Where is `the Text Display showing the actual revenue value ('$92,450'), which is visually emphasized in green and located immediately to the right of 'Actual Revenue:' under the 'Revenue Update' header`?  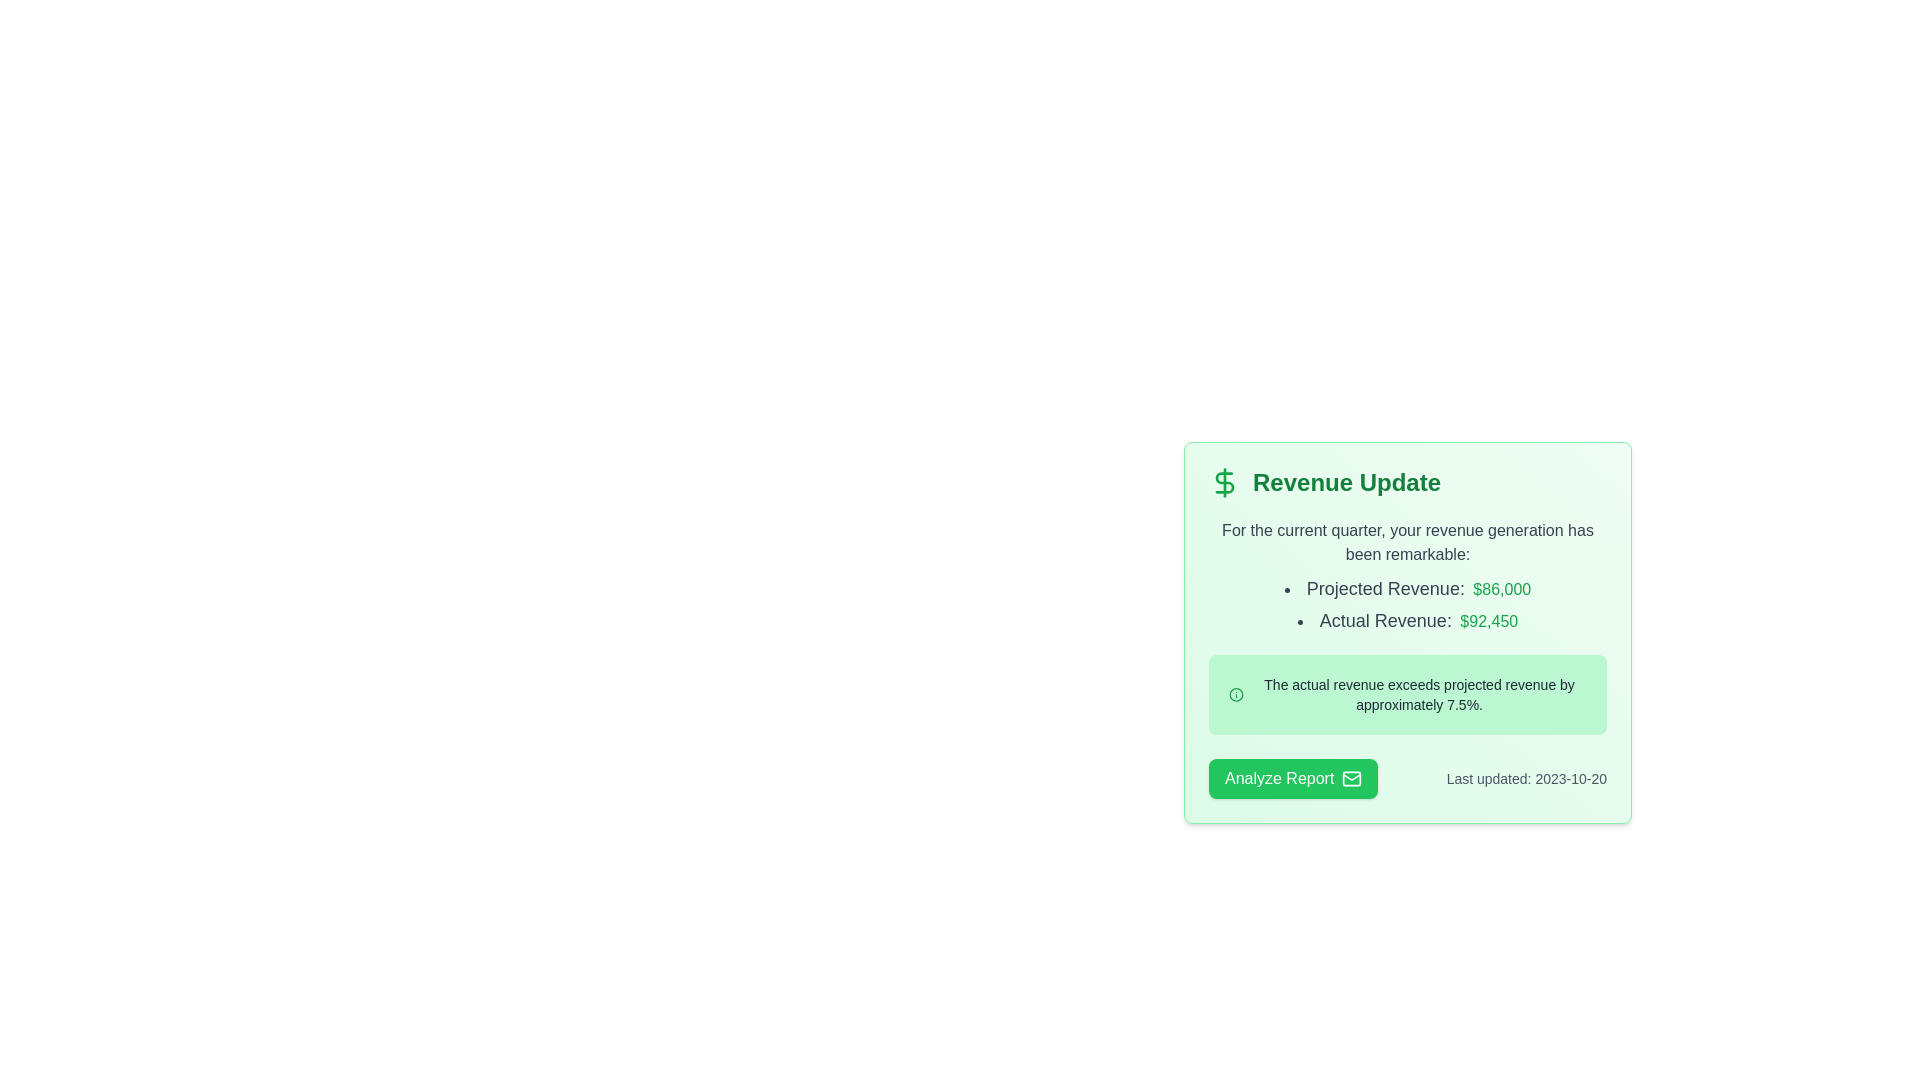 the Text Display showing the actual revenue value ('$92,450'), which is visually emphasized in green and located immediately to the right of 'Actual Revenue:' under the 'Revenue Update' header is located at coordinates (1489, 620).